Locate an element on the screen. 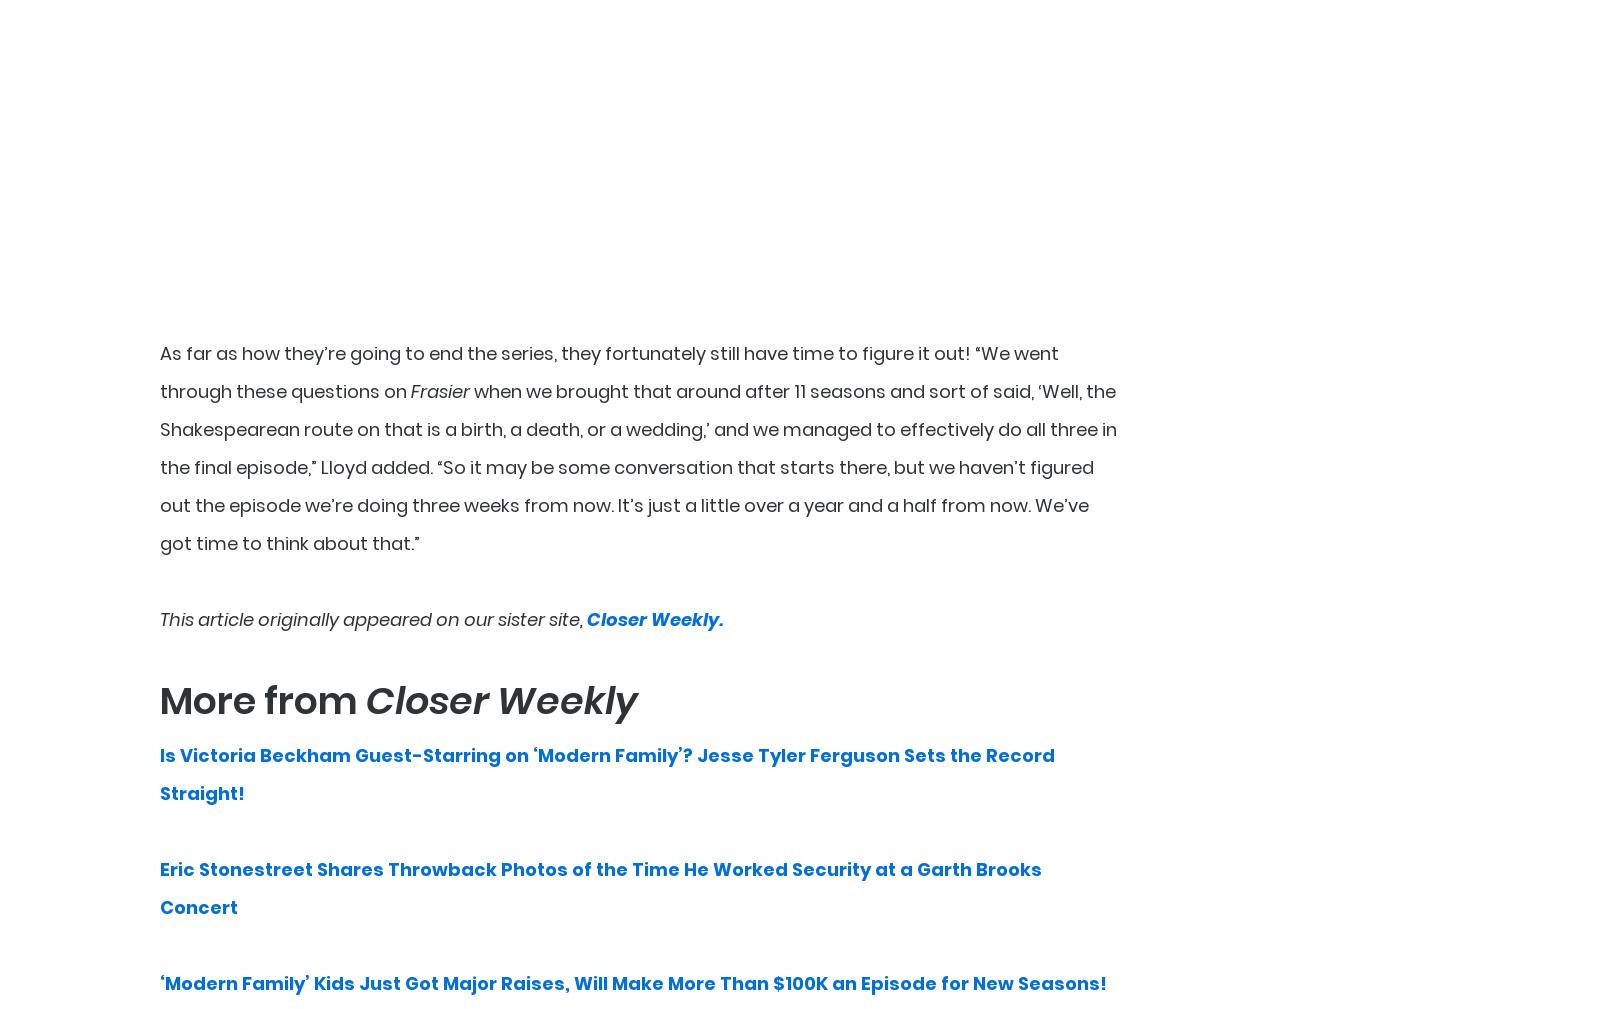 This screenshot has width=1600, height=1009. 'Closer Weekly' is located at coordinates (500, 700).